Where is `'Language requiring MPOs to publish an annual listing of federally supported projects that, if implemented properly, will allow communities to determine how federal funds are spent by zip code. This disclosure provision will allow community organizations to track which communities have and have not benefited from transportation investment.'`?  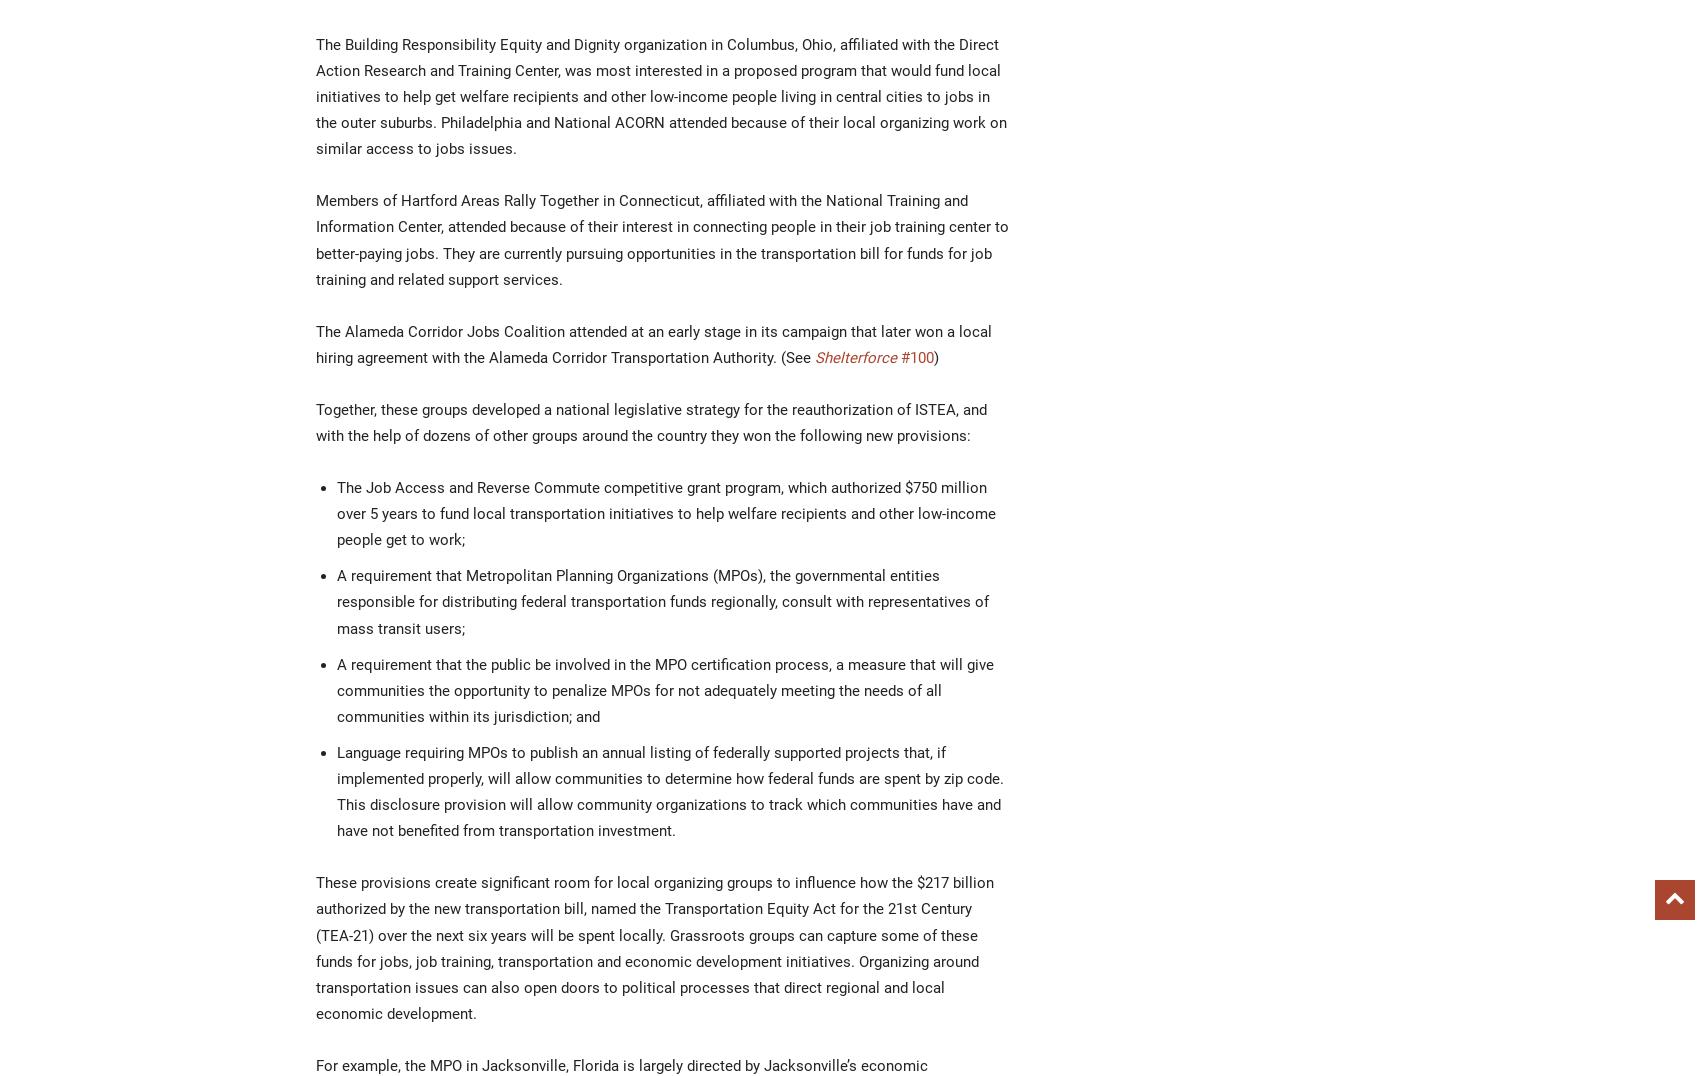
'Language requiring MPOs to publish an annual listing of federally supported projects that, if implemented properly, will allow communities to determine how federal funds are spent by zip code. This disclosure provision will allow community organizations to track which communities have and have not benefited from transportation investment.' is located at coordinates (670, 791).